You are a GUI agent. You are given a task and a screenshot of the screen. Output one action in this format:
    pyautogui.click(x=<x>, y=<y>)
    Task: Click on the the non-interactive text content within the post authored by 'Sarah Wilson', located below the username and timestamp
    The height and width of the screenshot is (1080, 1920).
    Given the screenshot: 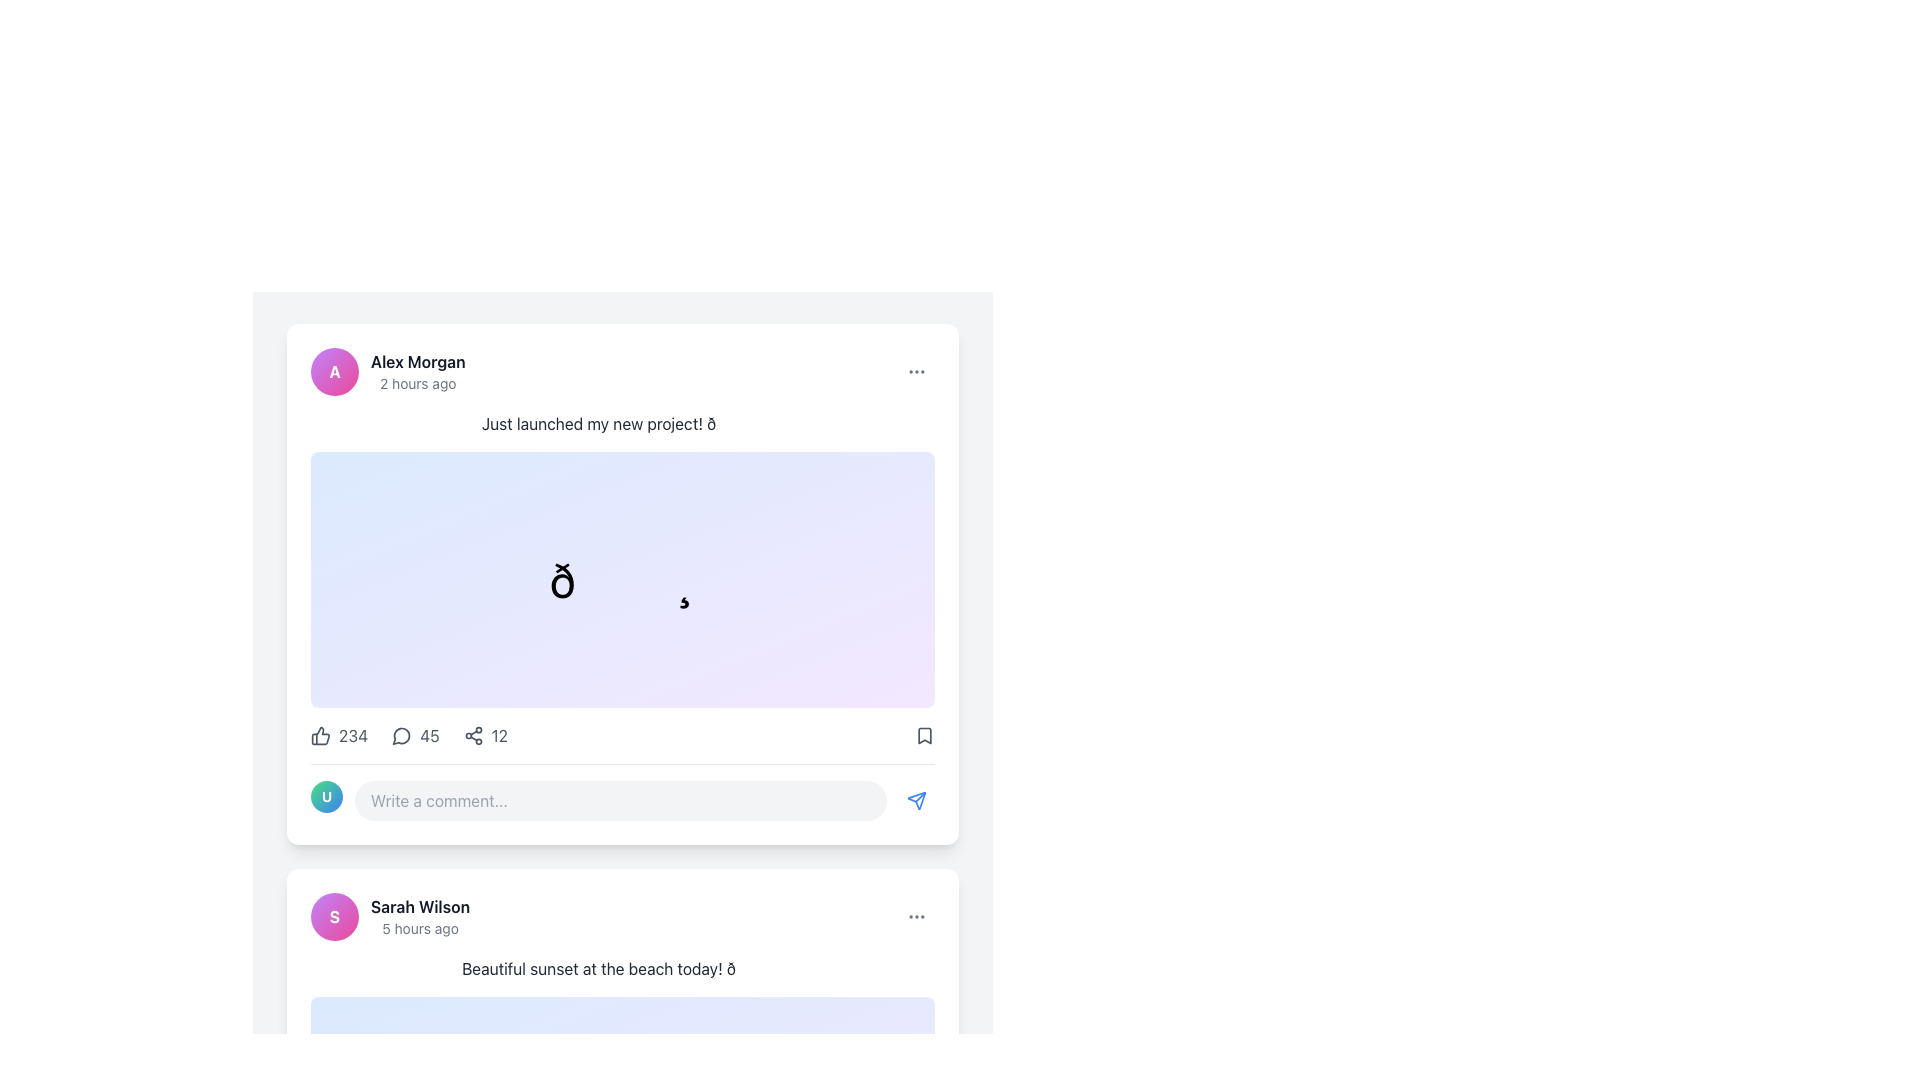 What is the action you would take?
    pyautogui.click(x=622, y=967)
    